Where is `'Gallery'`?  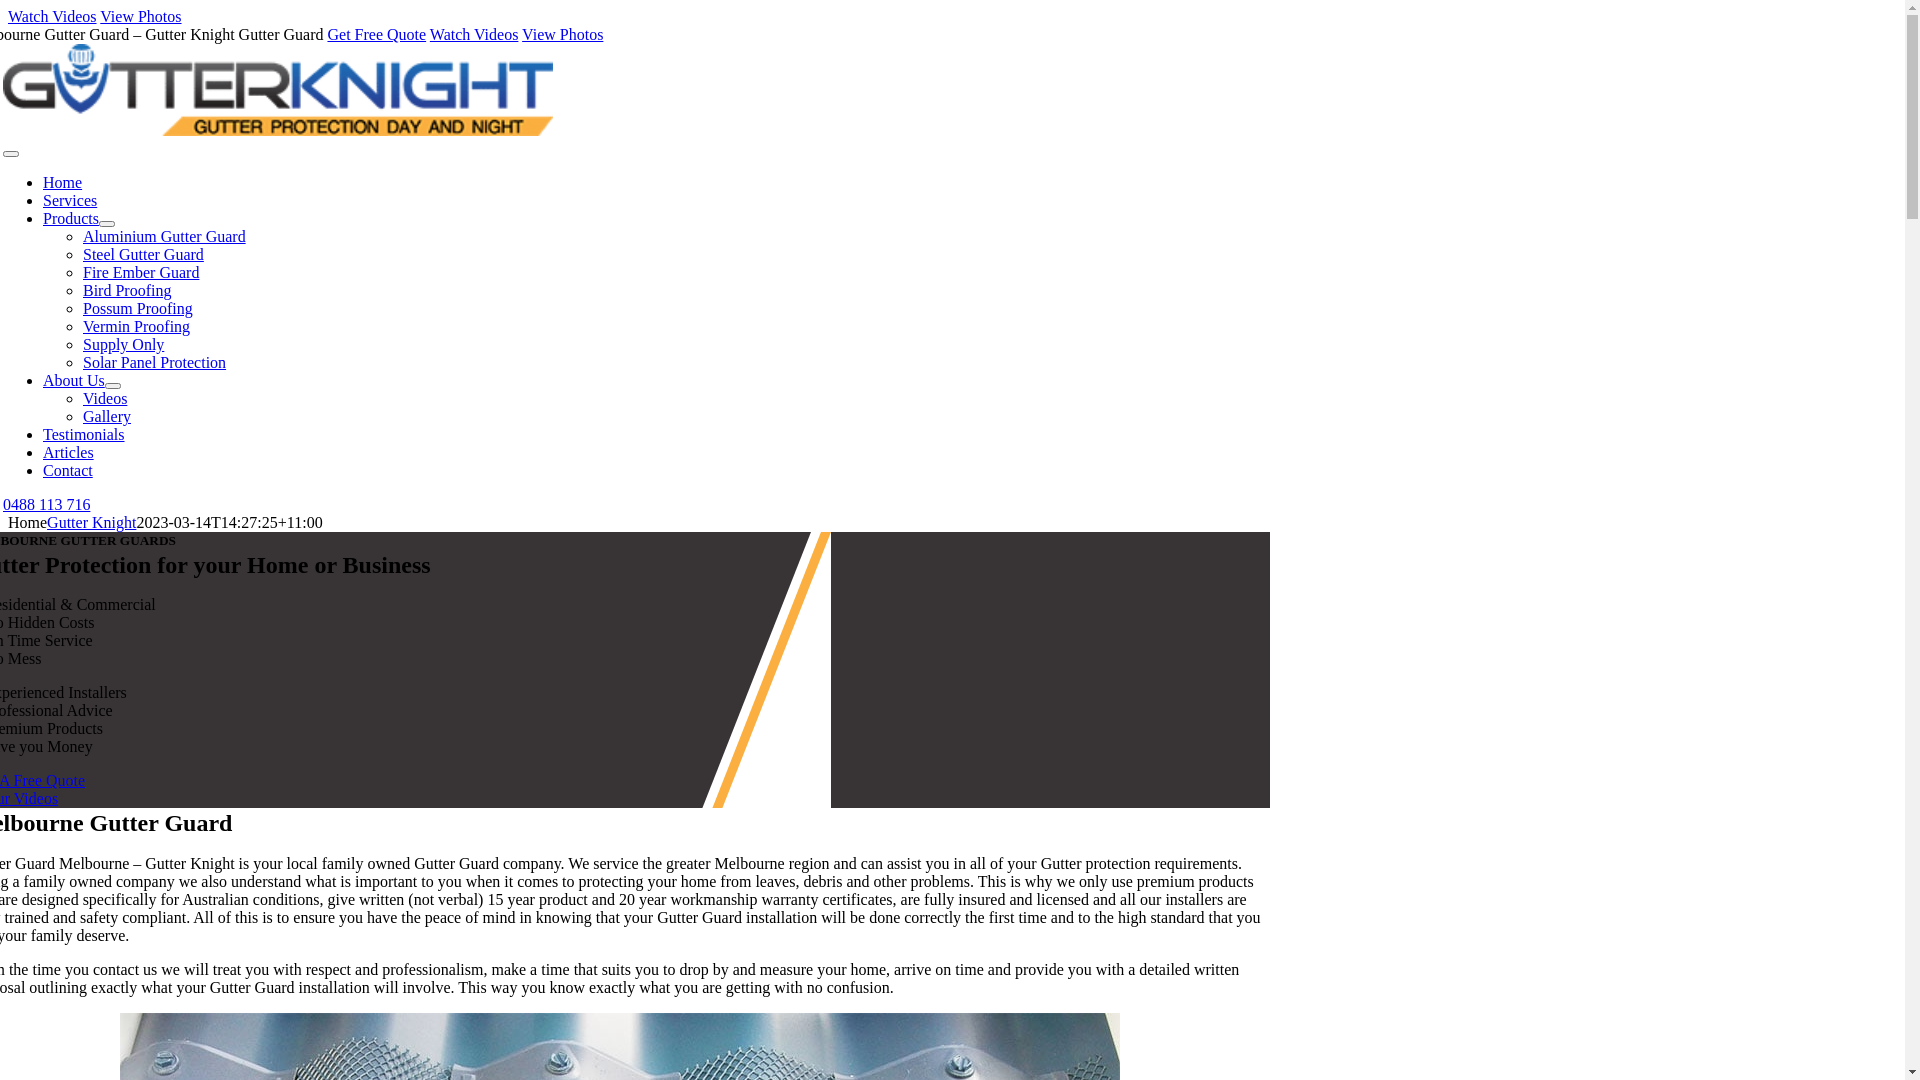
'Gallery' is located at coordinates (105, 415).